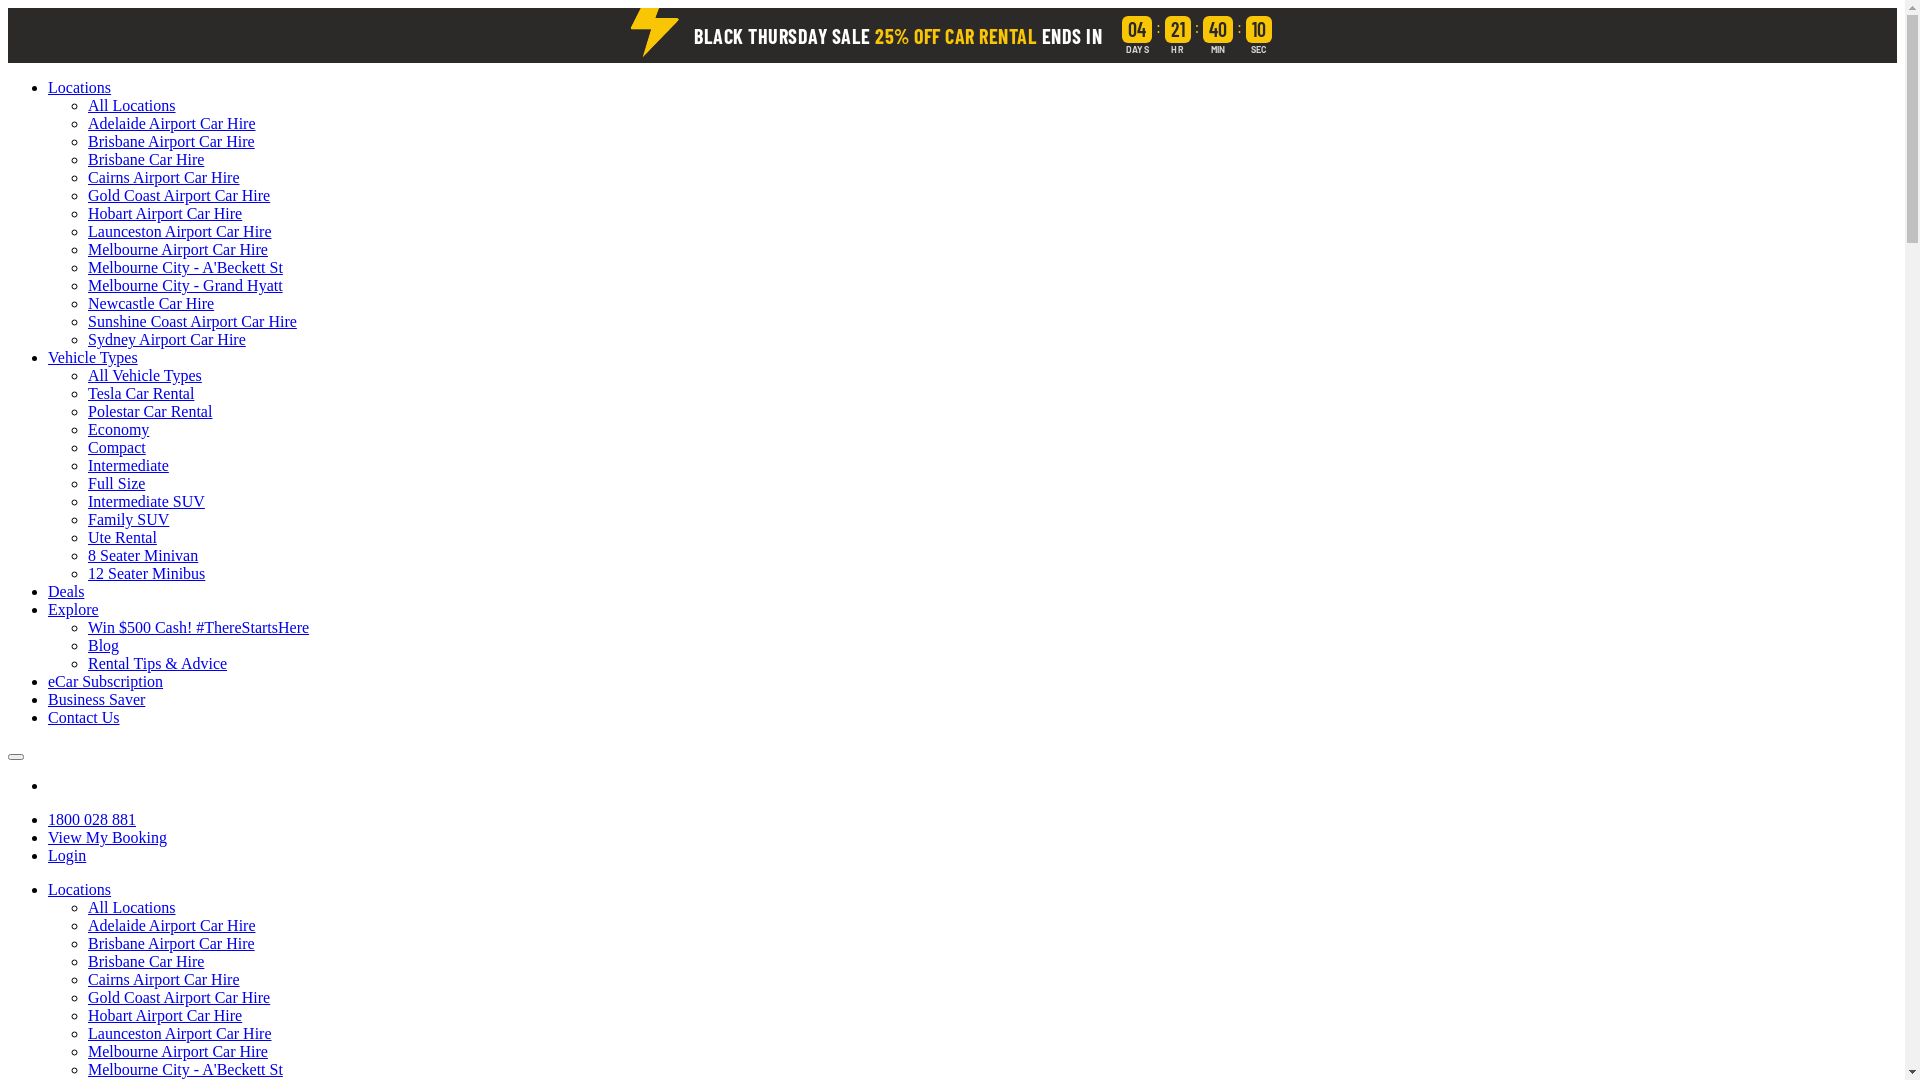 Image resolution: width=1920 pixels, height=1080 pixels. Describe the element at coordinates (185, 1068) in the screenshot. I see `'Melbourne City - A'Beckett St'` at that location.